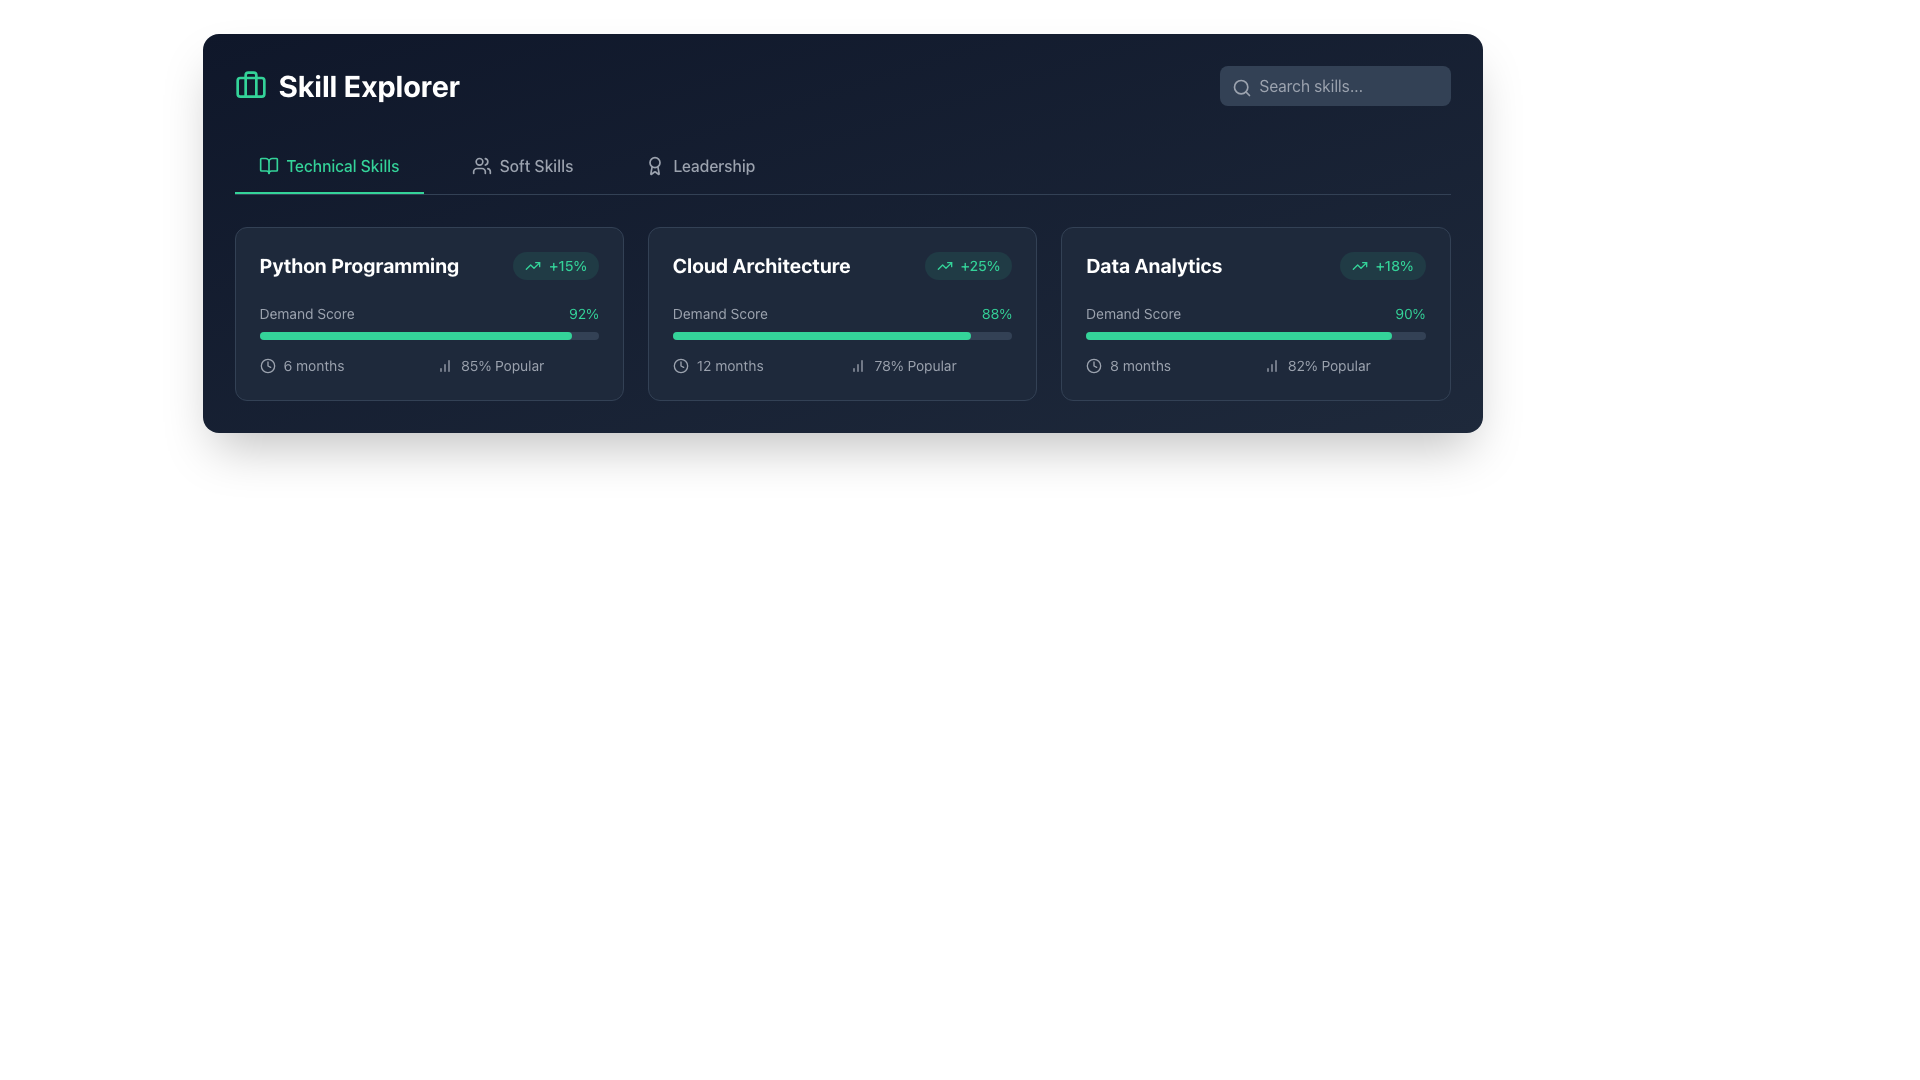 This screenshot has width=1920, height=1080. What do you see at coordinates (533, 265) in the screenshot?
I see `the upward trending green arrow icon located to the left of the '+15%' text in the Python Programming section card` at bounding box center [533, 265].